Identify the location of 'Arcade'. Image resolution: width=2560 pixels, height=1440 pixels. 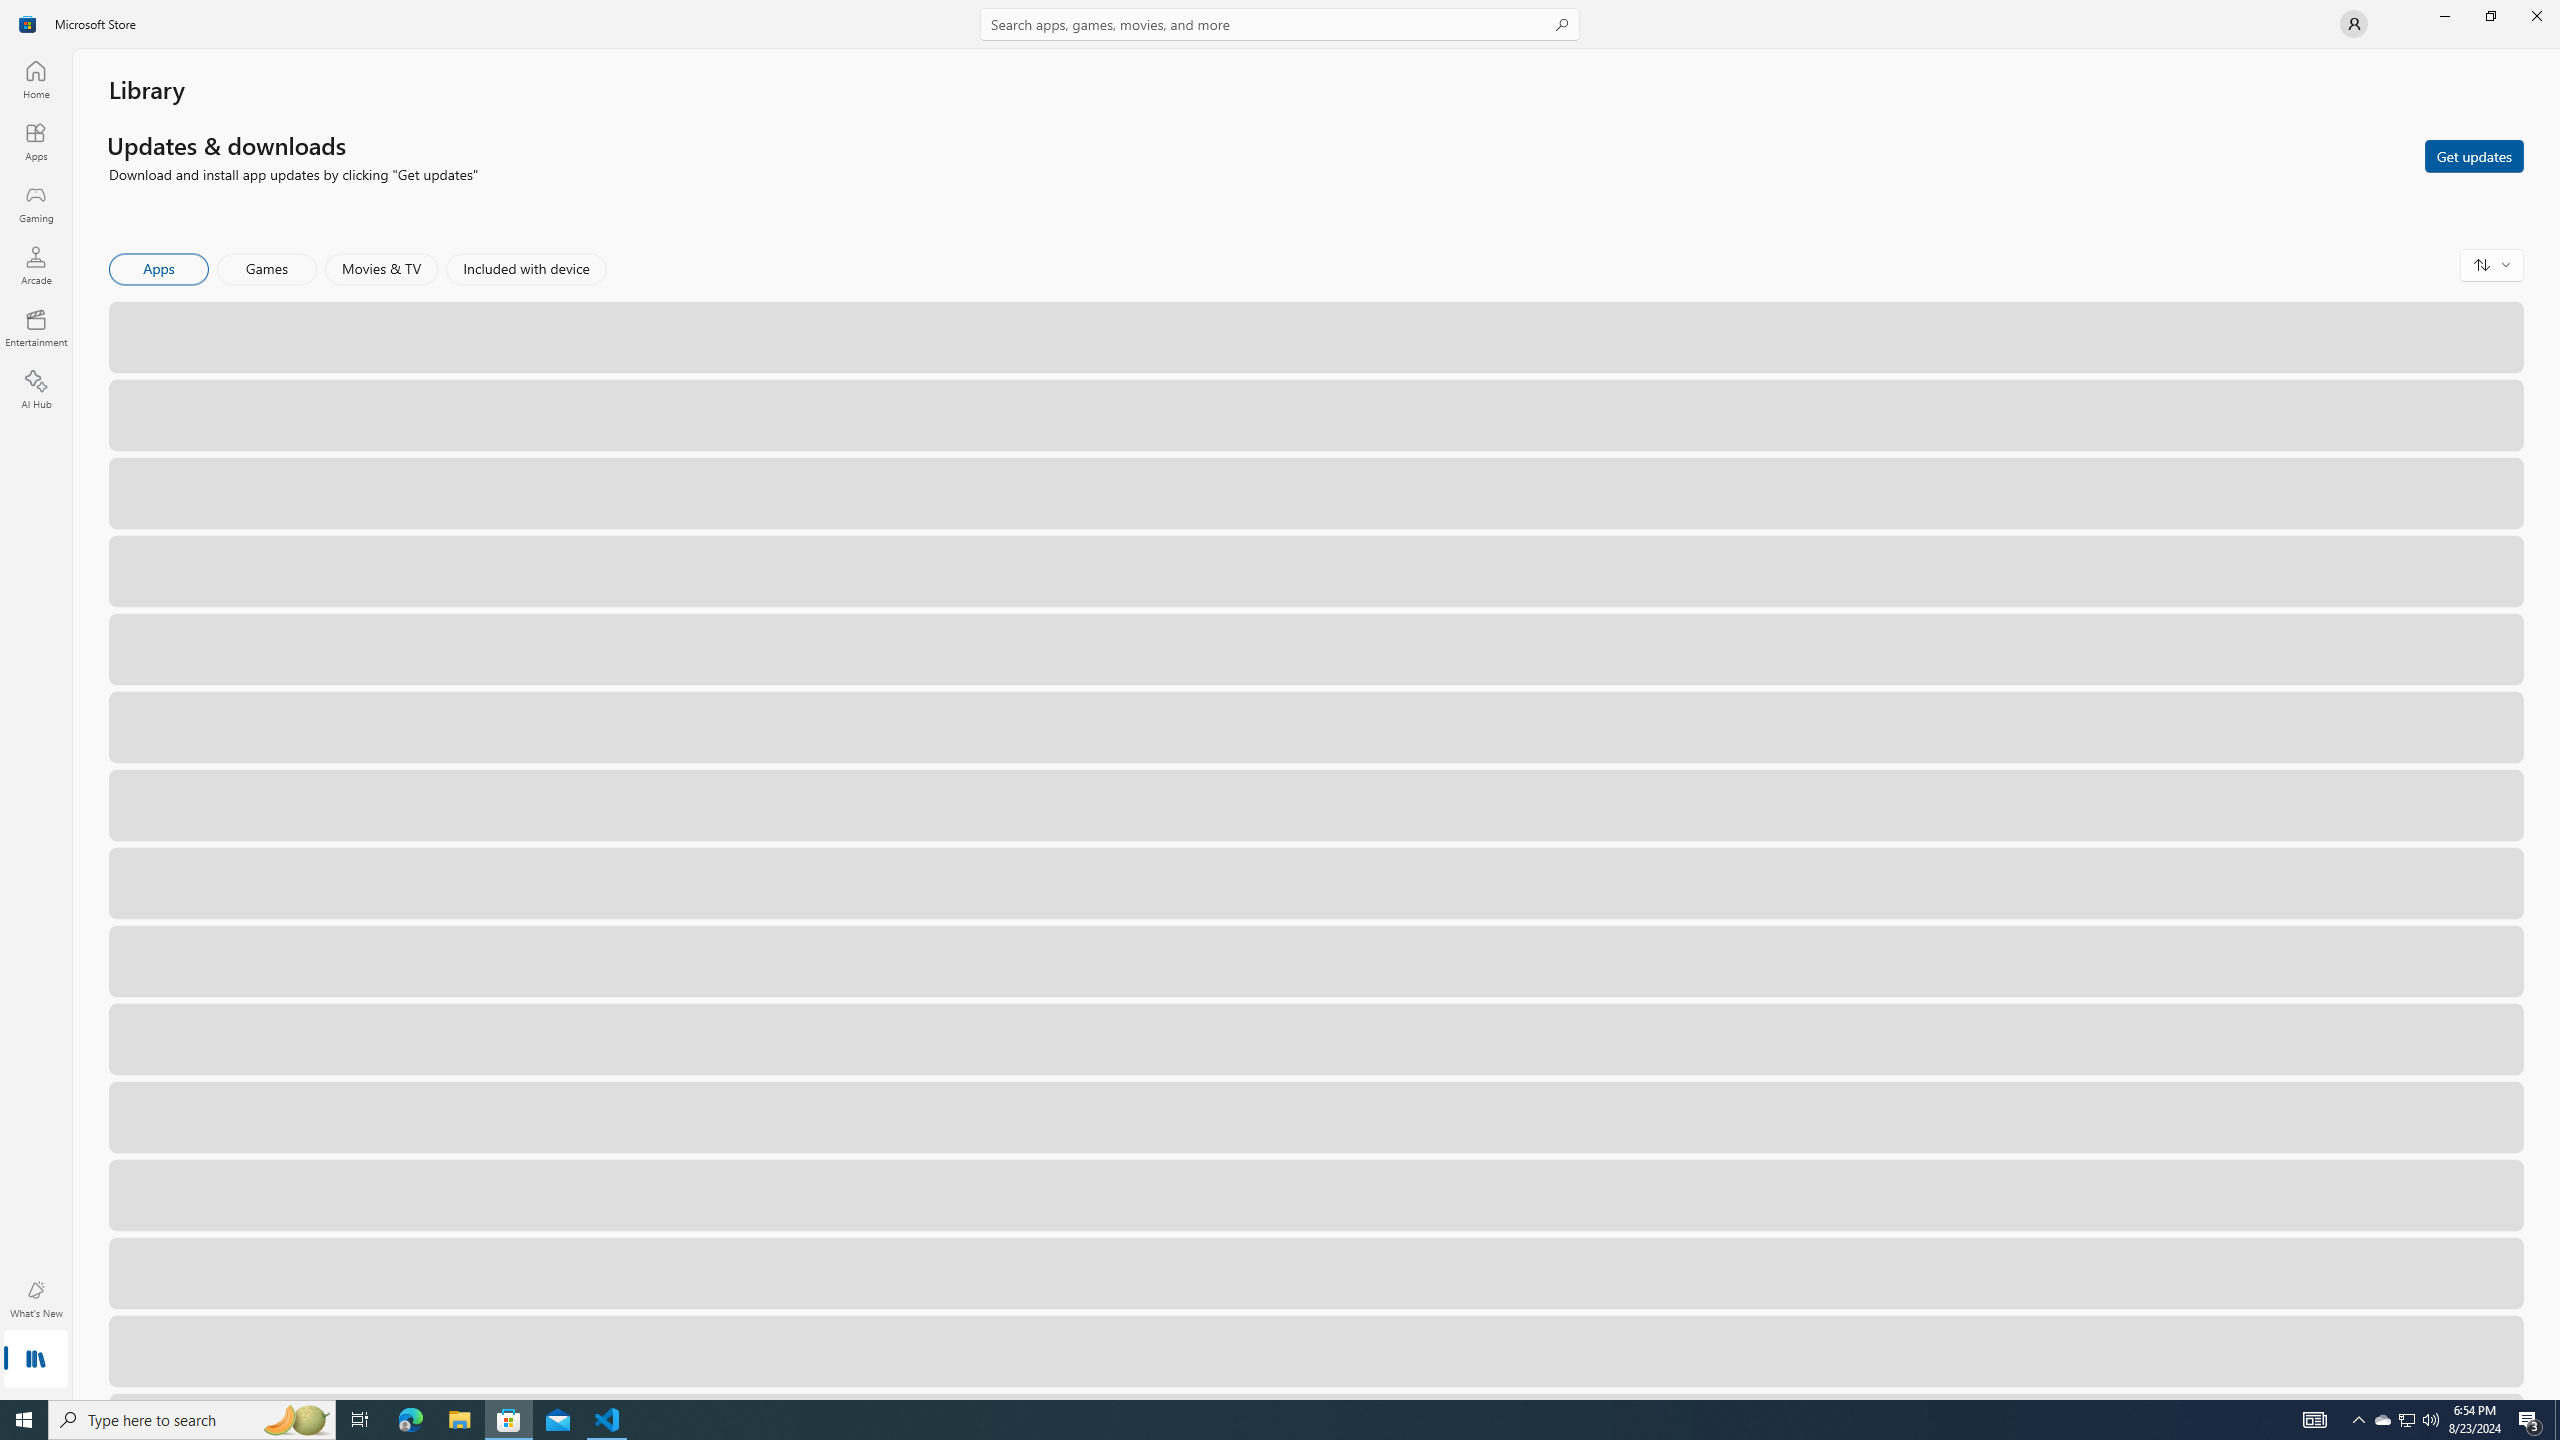
(34, 264).